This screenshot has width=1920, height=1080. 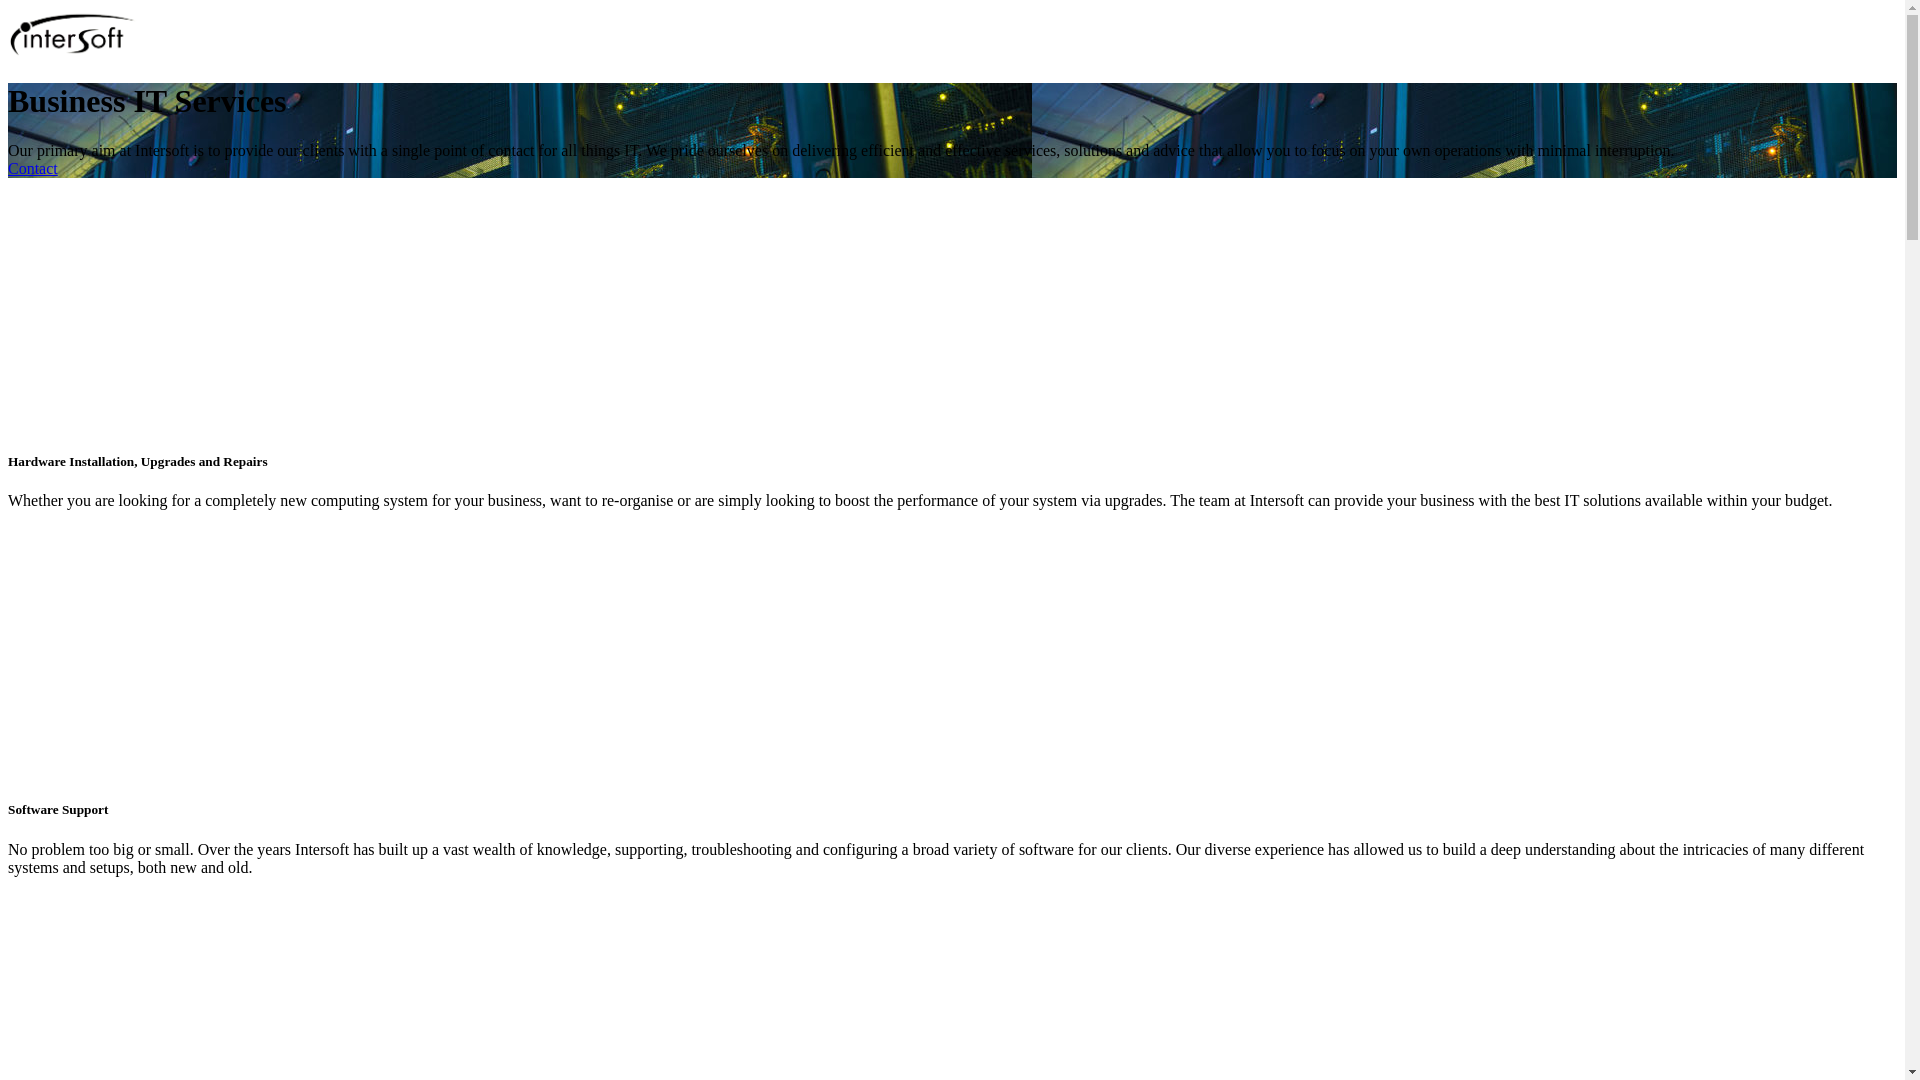 I want to click on 'Contact', so click(x=33, y=167).